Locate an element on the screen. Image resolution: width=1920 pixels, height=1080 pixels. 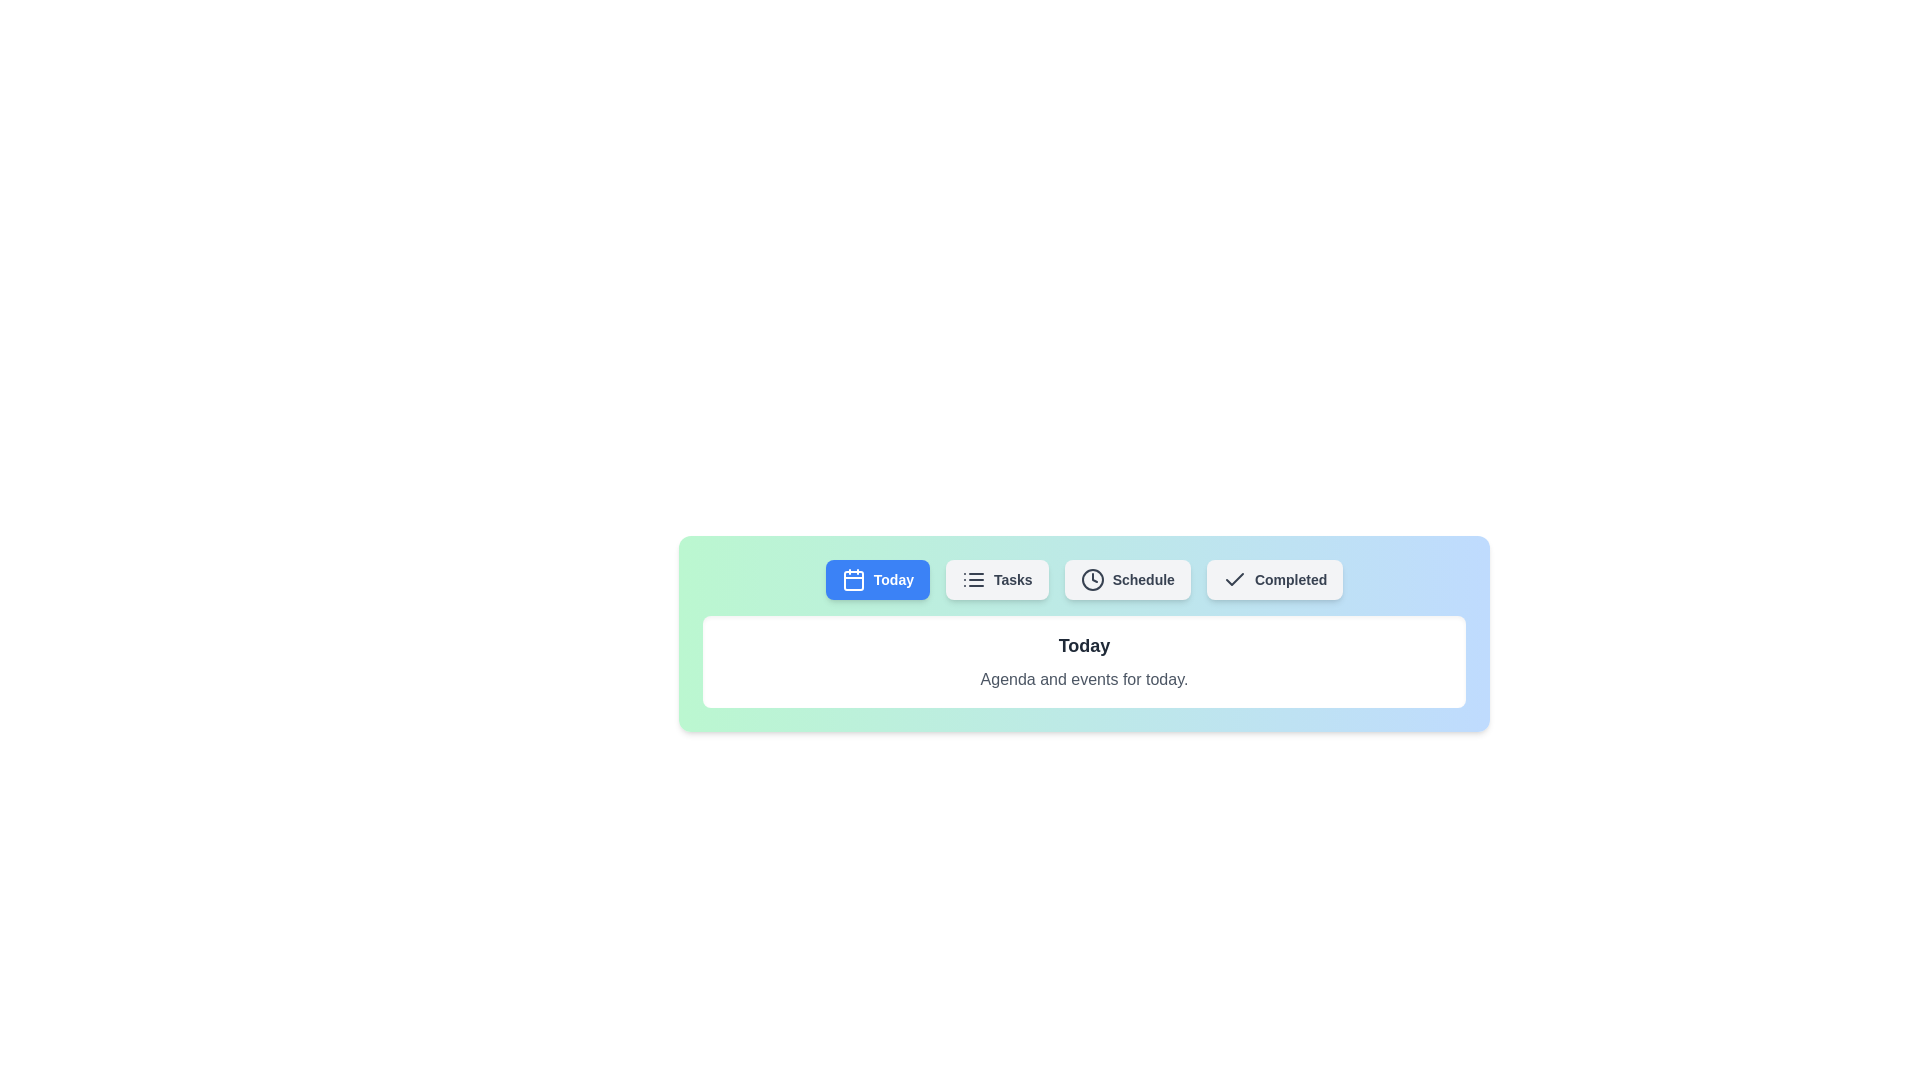
the Completed tab to switch to its view is located at coordinates (1274, 579).